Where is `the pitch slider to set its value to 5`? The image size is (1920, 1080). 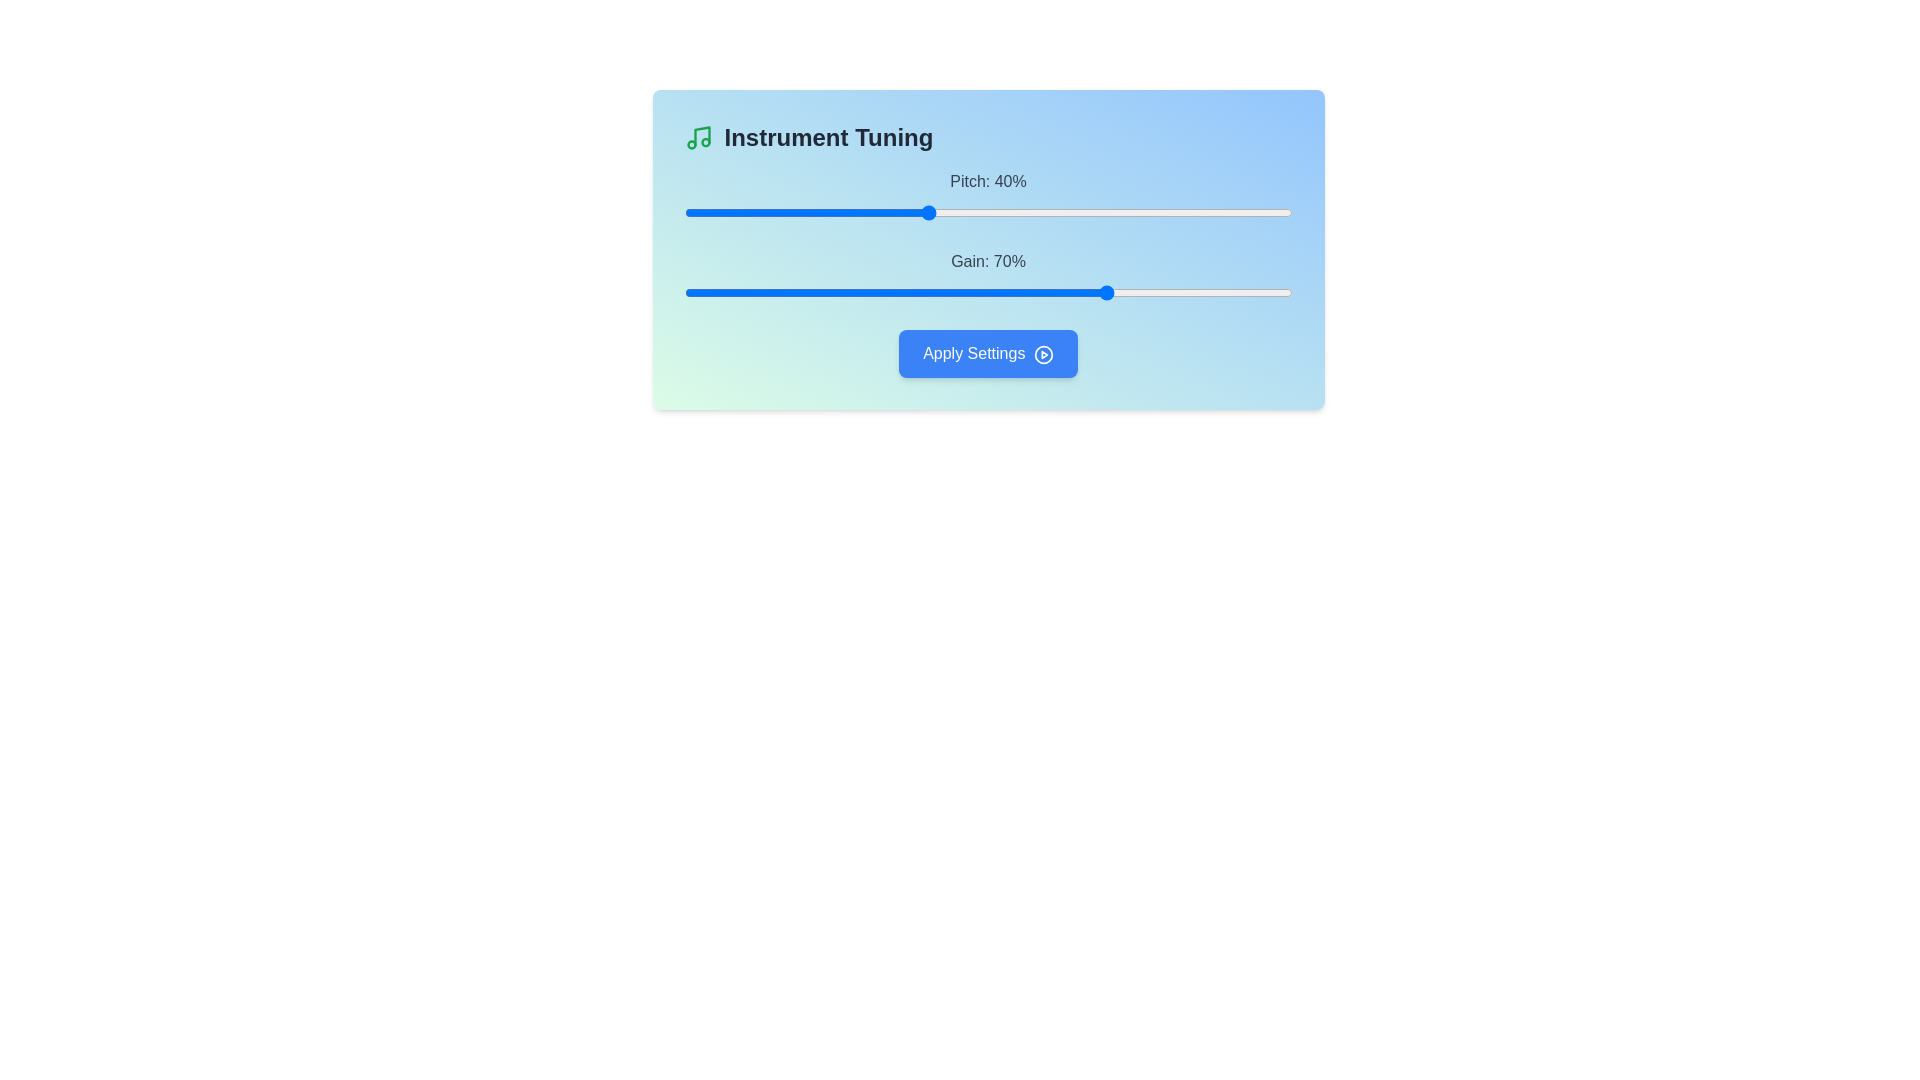
the pitch slider to set its value to 5 is located at coordinates (714, 212).